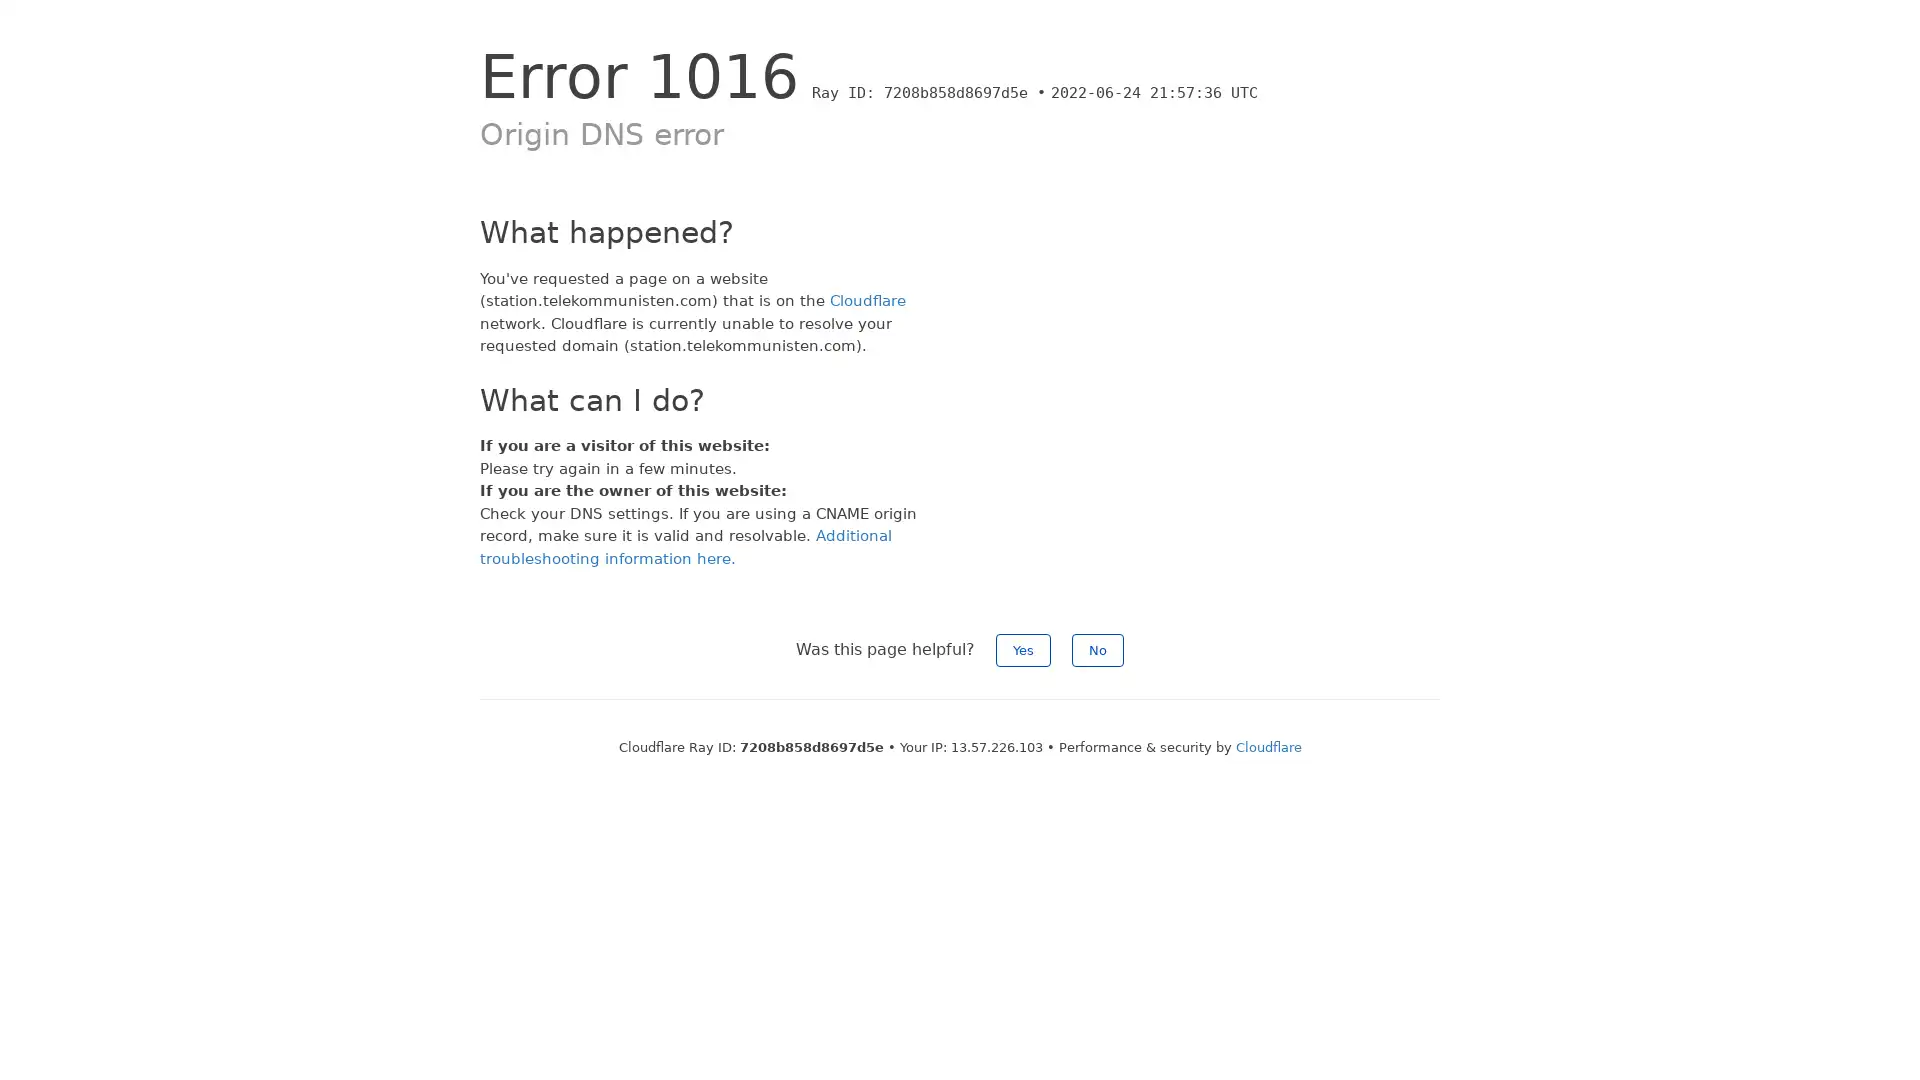 The height and width of the screenshot is (1080, 1920). What do you see at coordinates (1097, 650) in the screenshot?
I see `No` at bounding box center [1097, 650].